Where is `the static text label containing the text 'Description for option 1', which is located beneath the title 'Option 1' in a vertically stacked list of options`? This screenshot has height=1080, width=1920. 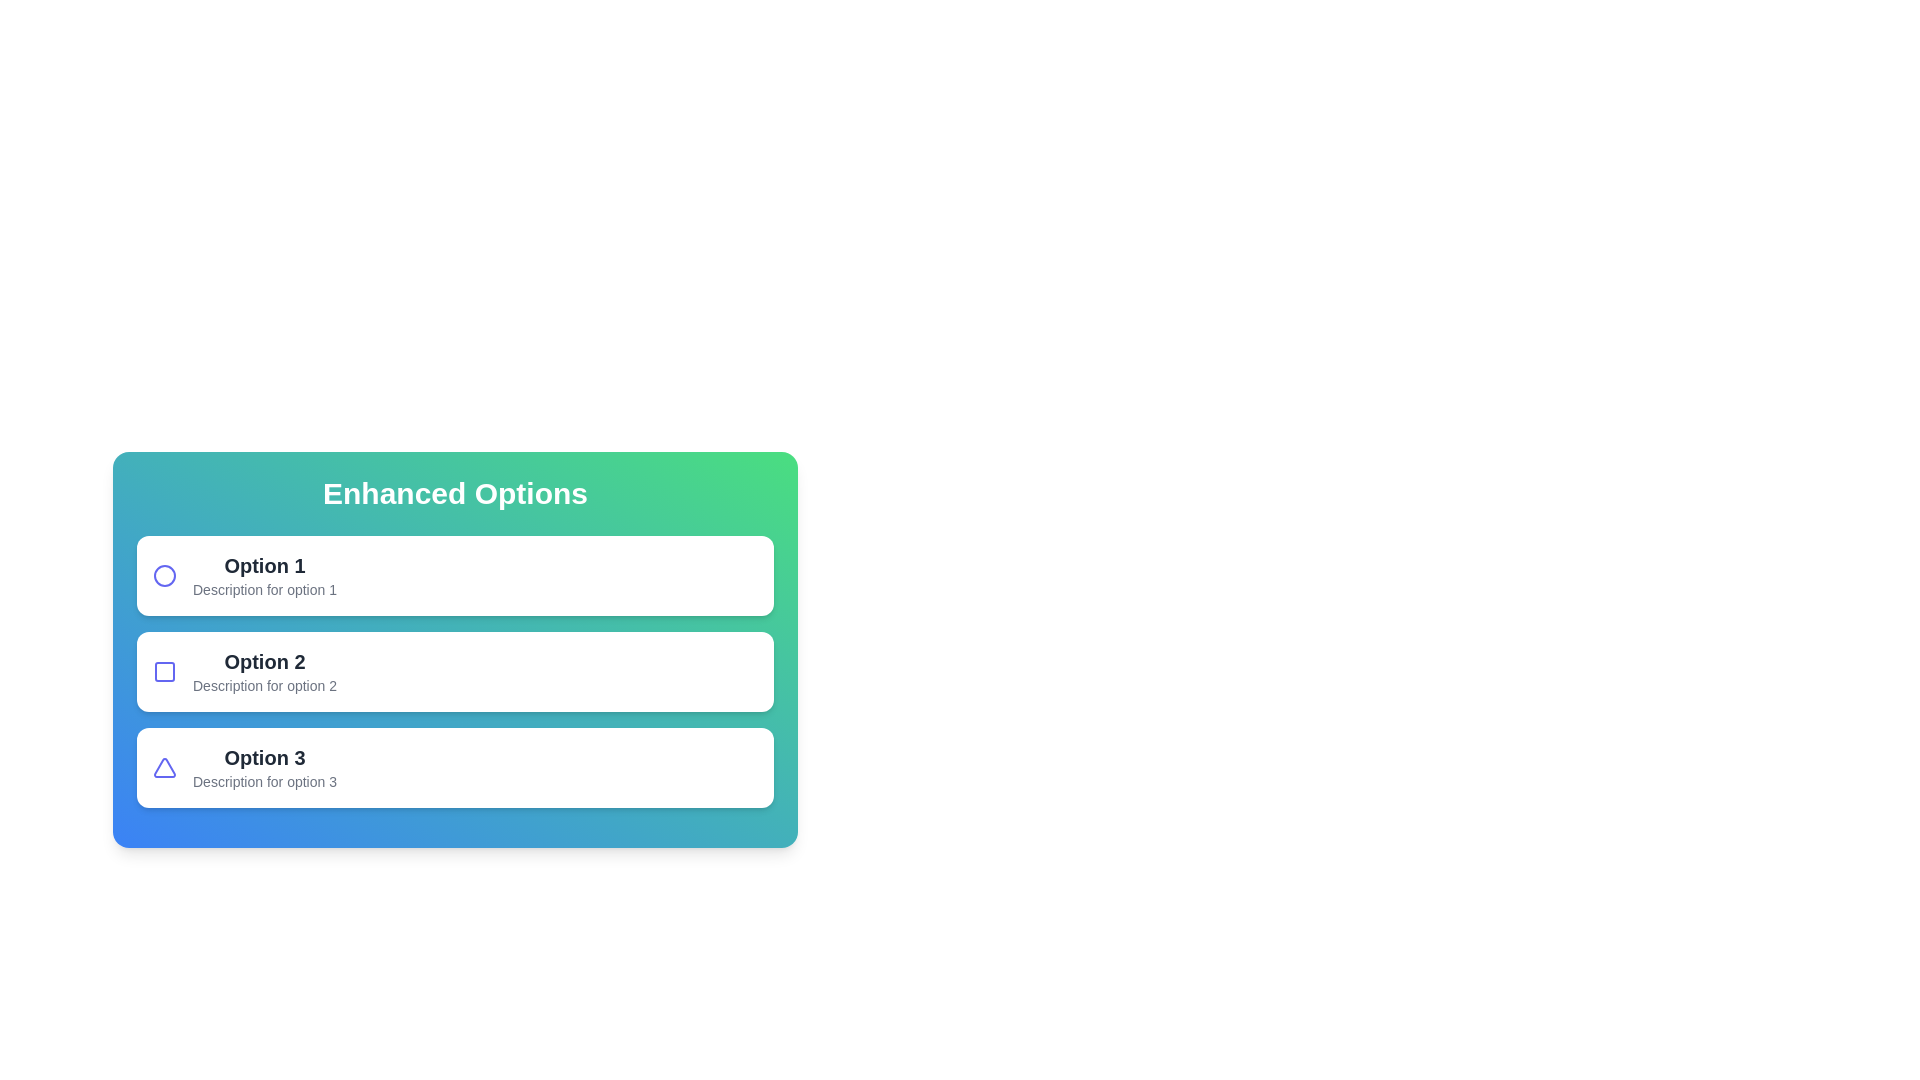
the static text label containing the text 'Description for option 1', which is located beneath the title 'Option 1' in a vertically stacked list of options is located at coordinates (263, 589).